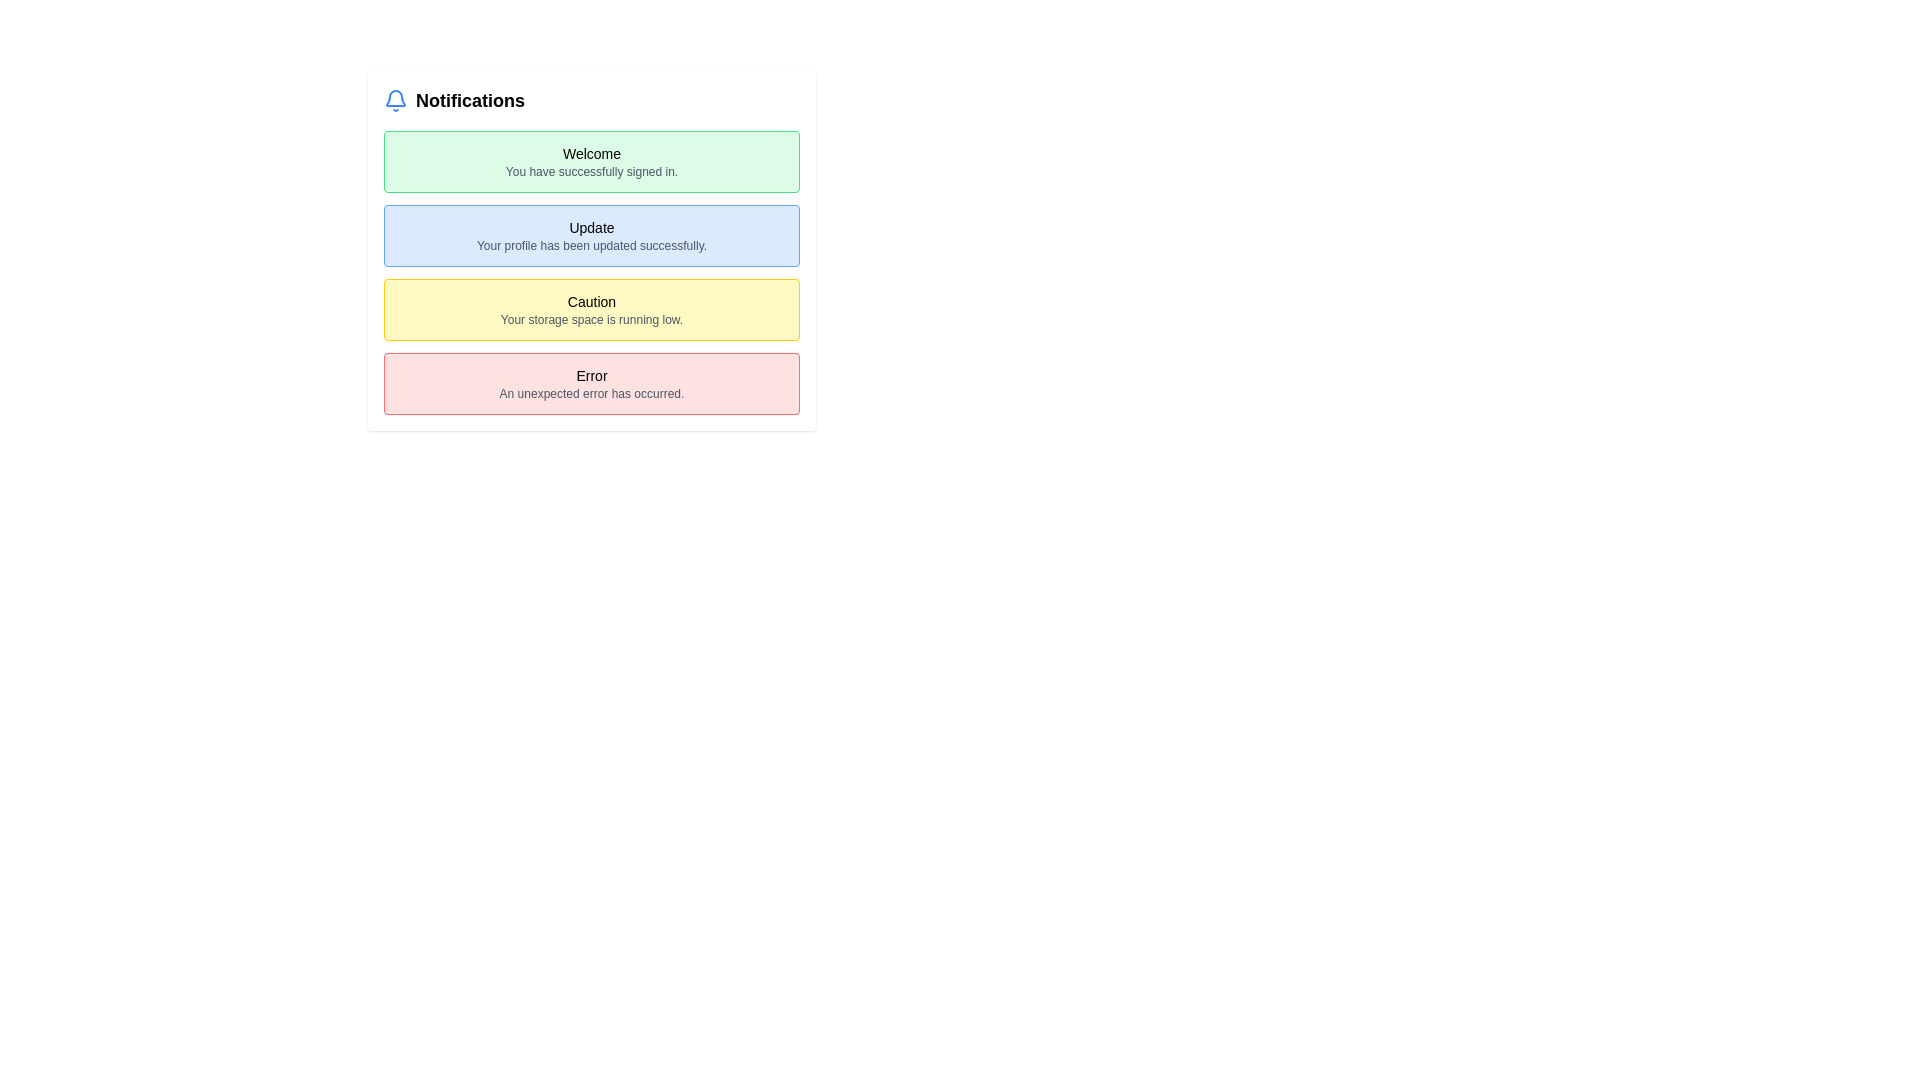  I want to click on the Notification box that informs the user of a successful profile update, positioned between a green 'Welcome' box and a yellow 'Caution' box, so click(590, 234).